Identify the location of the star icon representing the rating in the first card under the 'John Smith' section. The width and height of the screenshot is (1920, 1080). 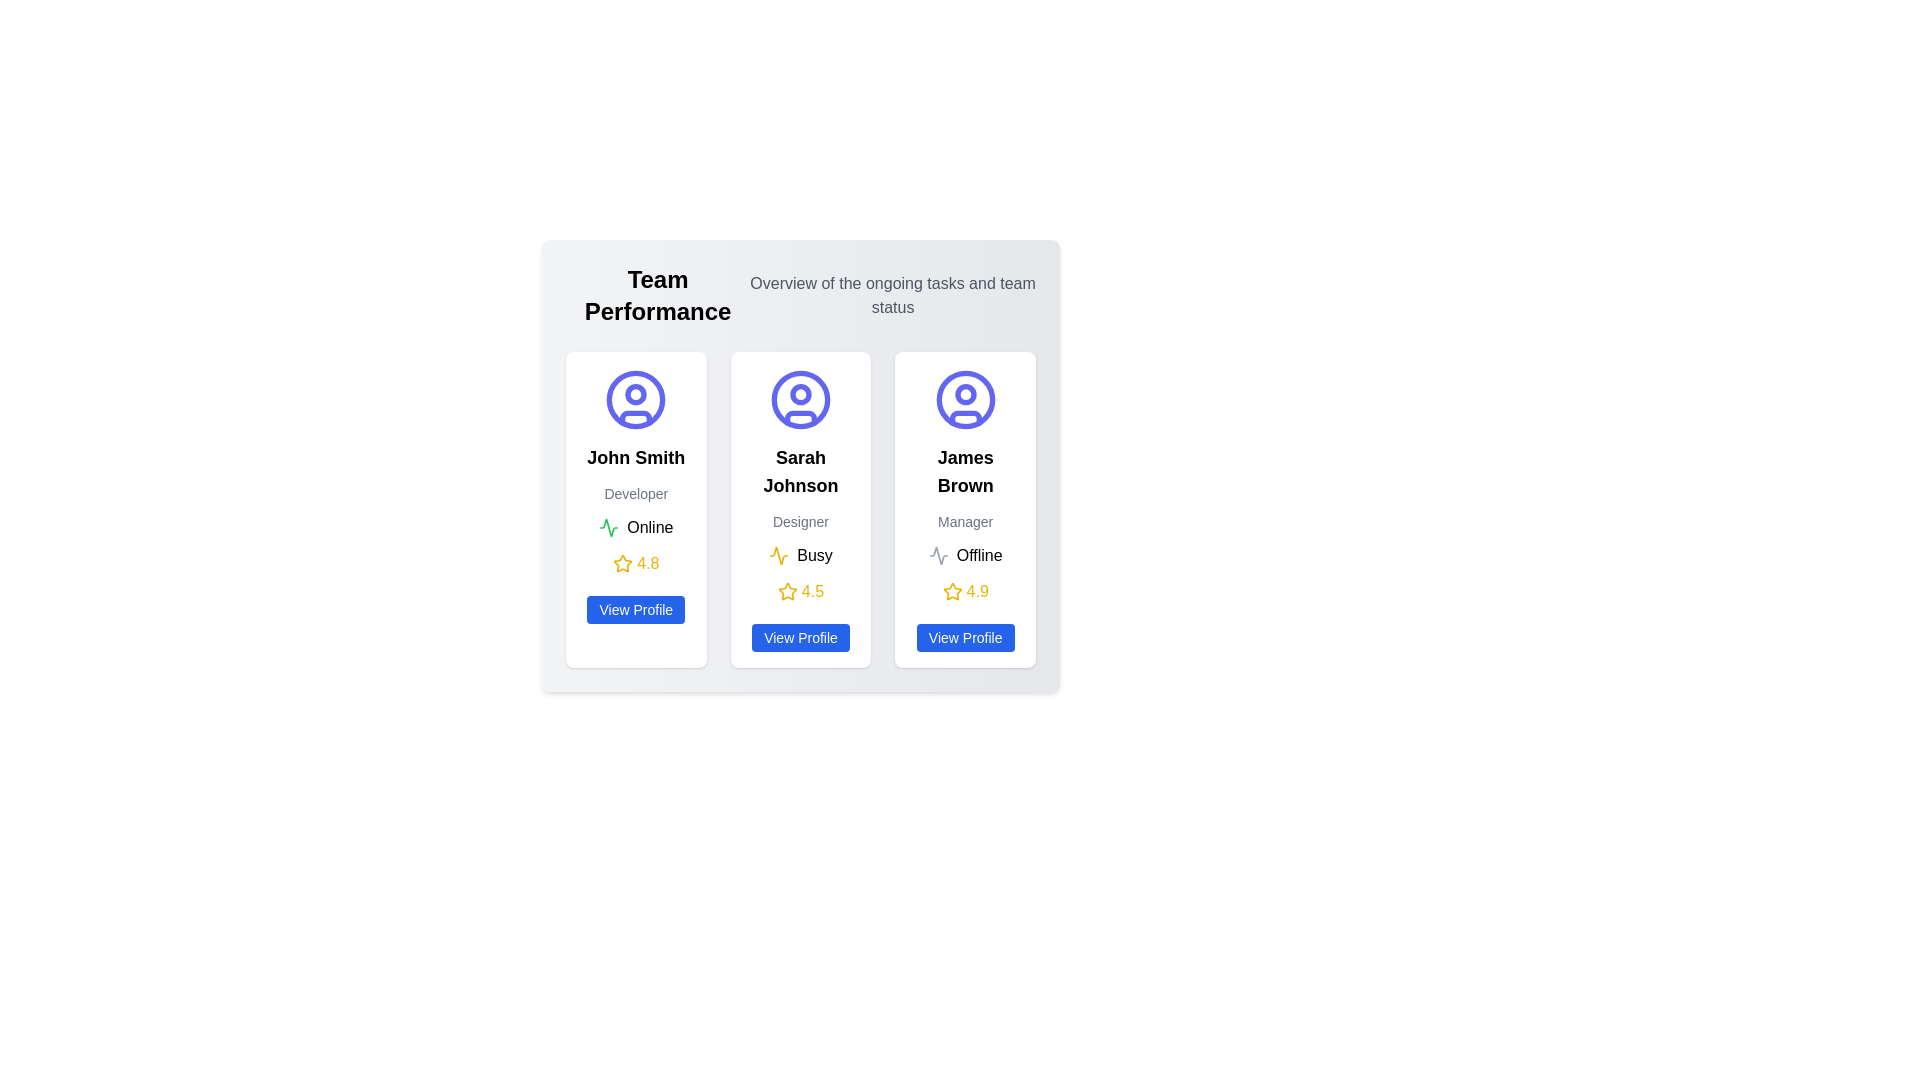
(622, 563).